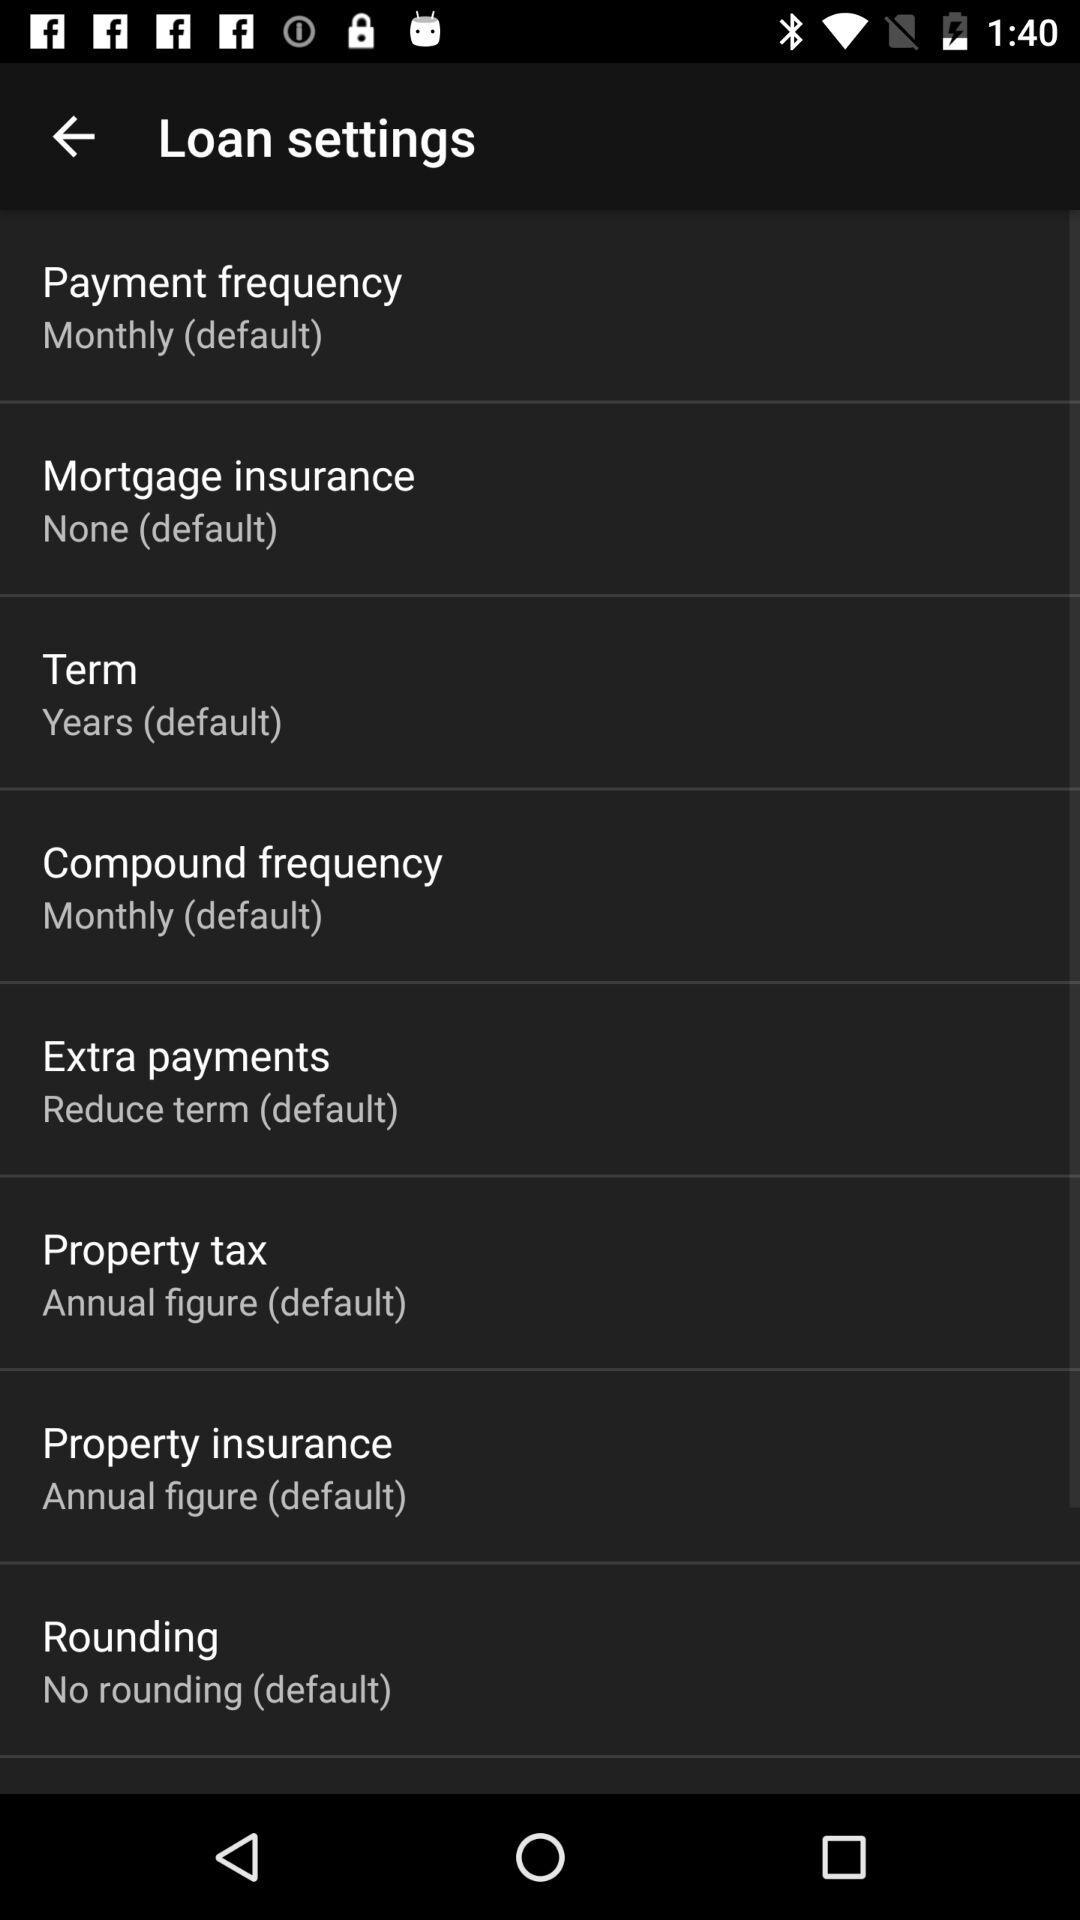 This screenshot has width=1080, height=1920. Describe the element at coordinates (241, 860) in the screenshot. I see `compound frequency` at that location.